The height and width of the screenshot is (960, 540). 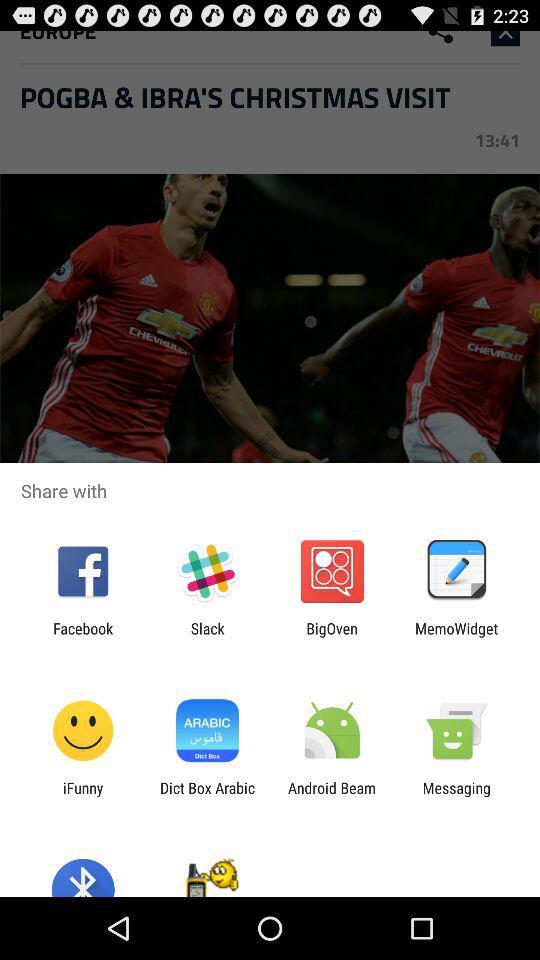 I want to click on the item next to the facebook icon, so click(x=206, y=636).